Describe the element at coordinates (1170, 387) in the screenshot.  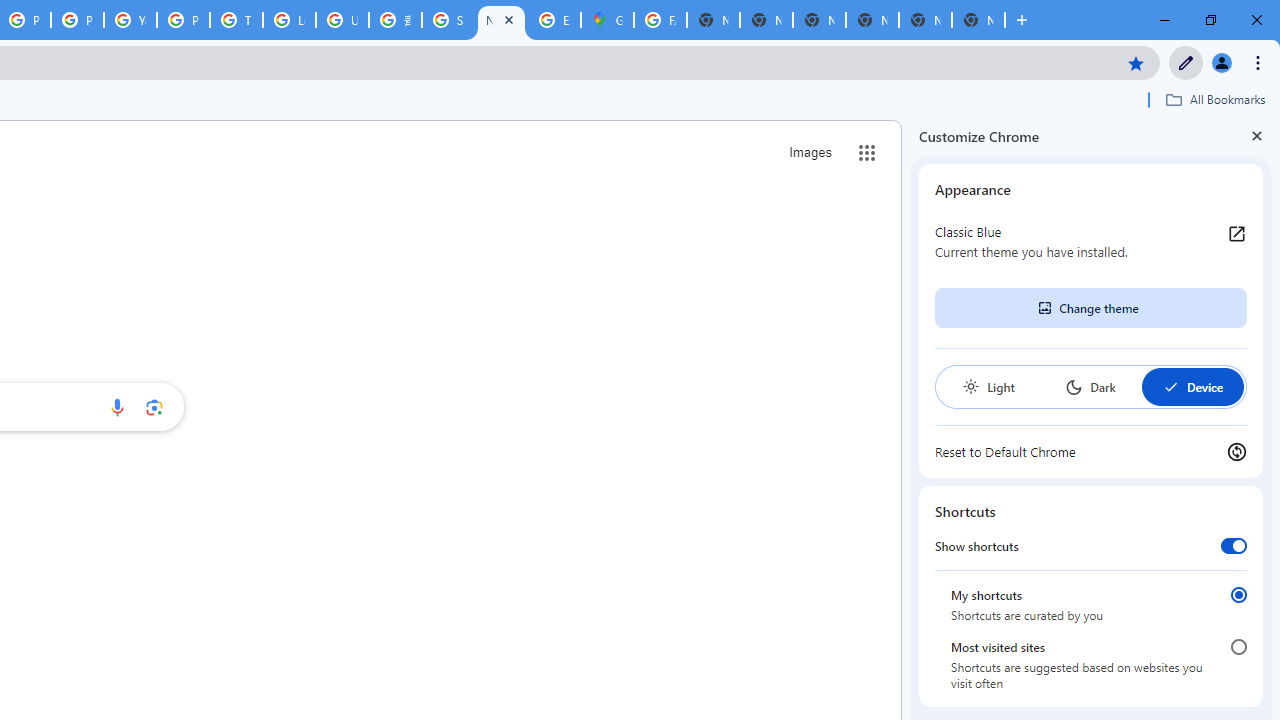
I see `'AutomationID: baseSvg'` at that location.